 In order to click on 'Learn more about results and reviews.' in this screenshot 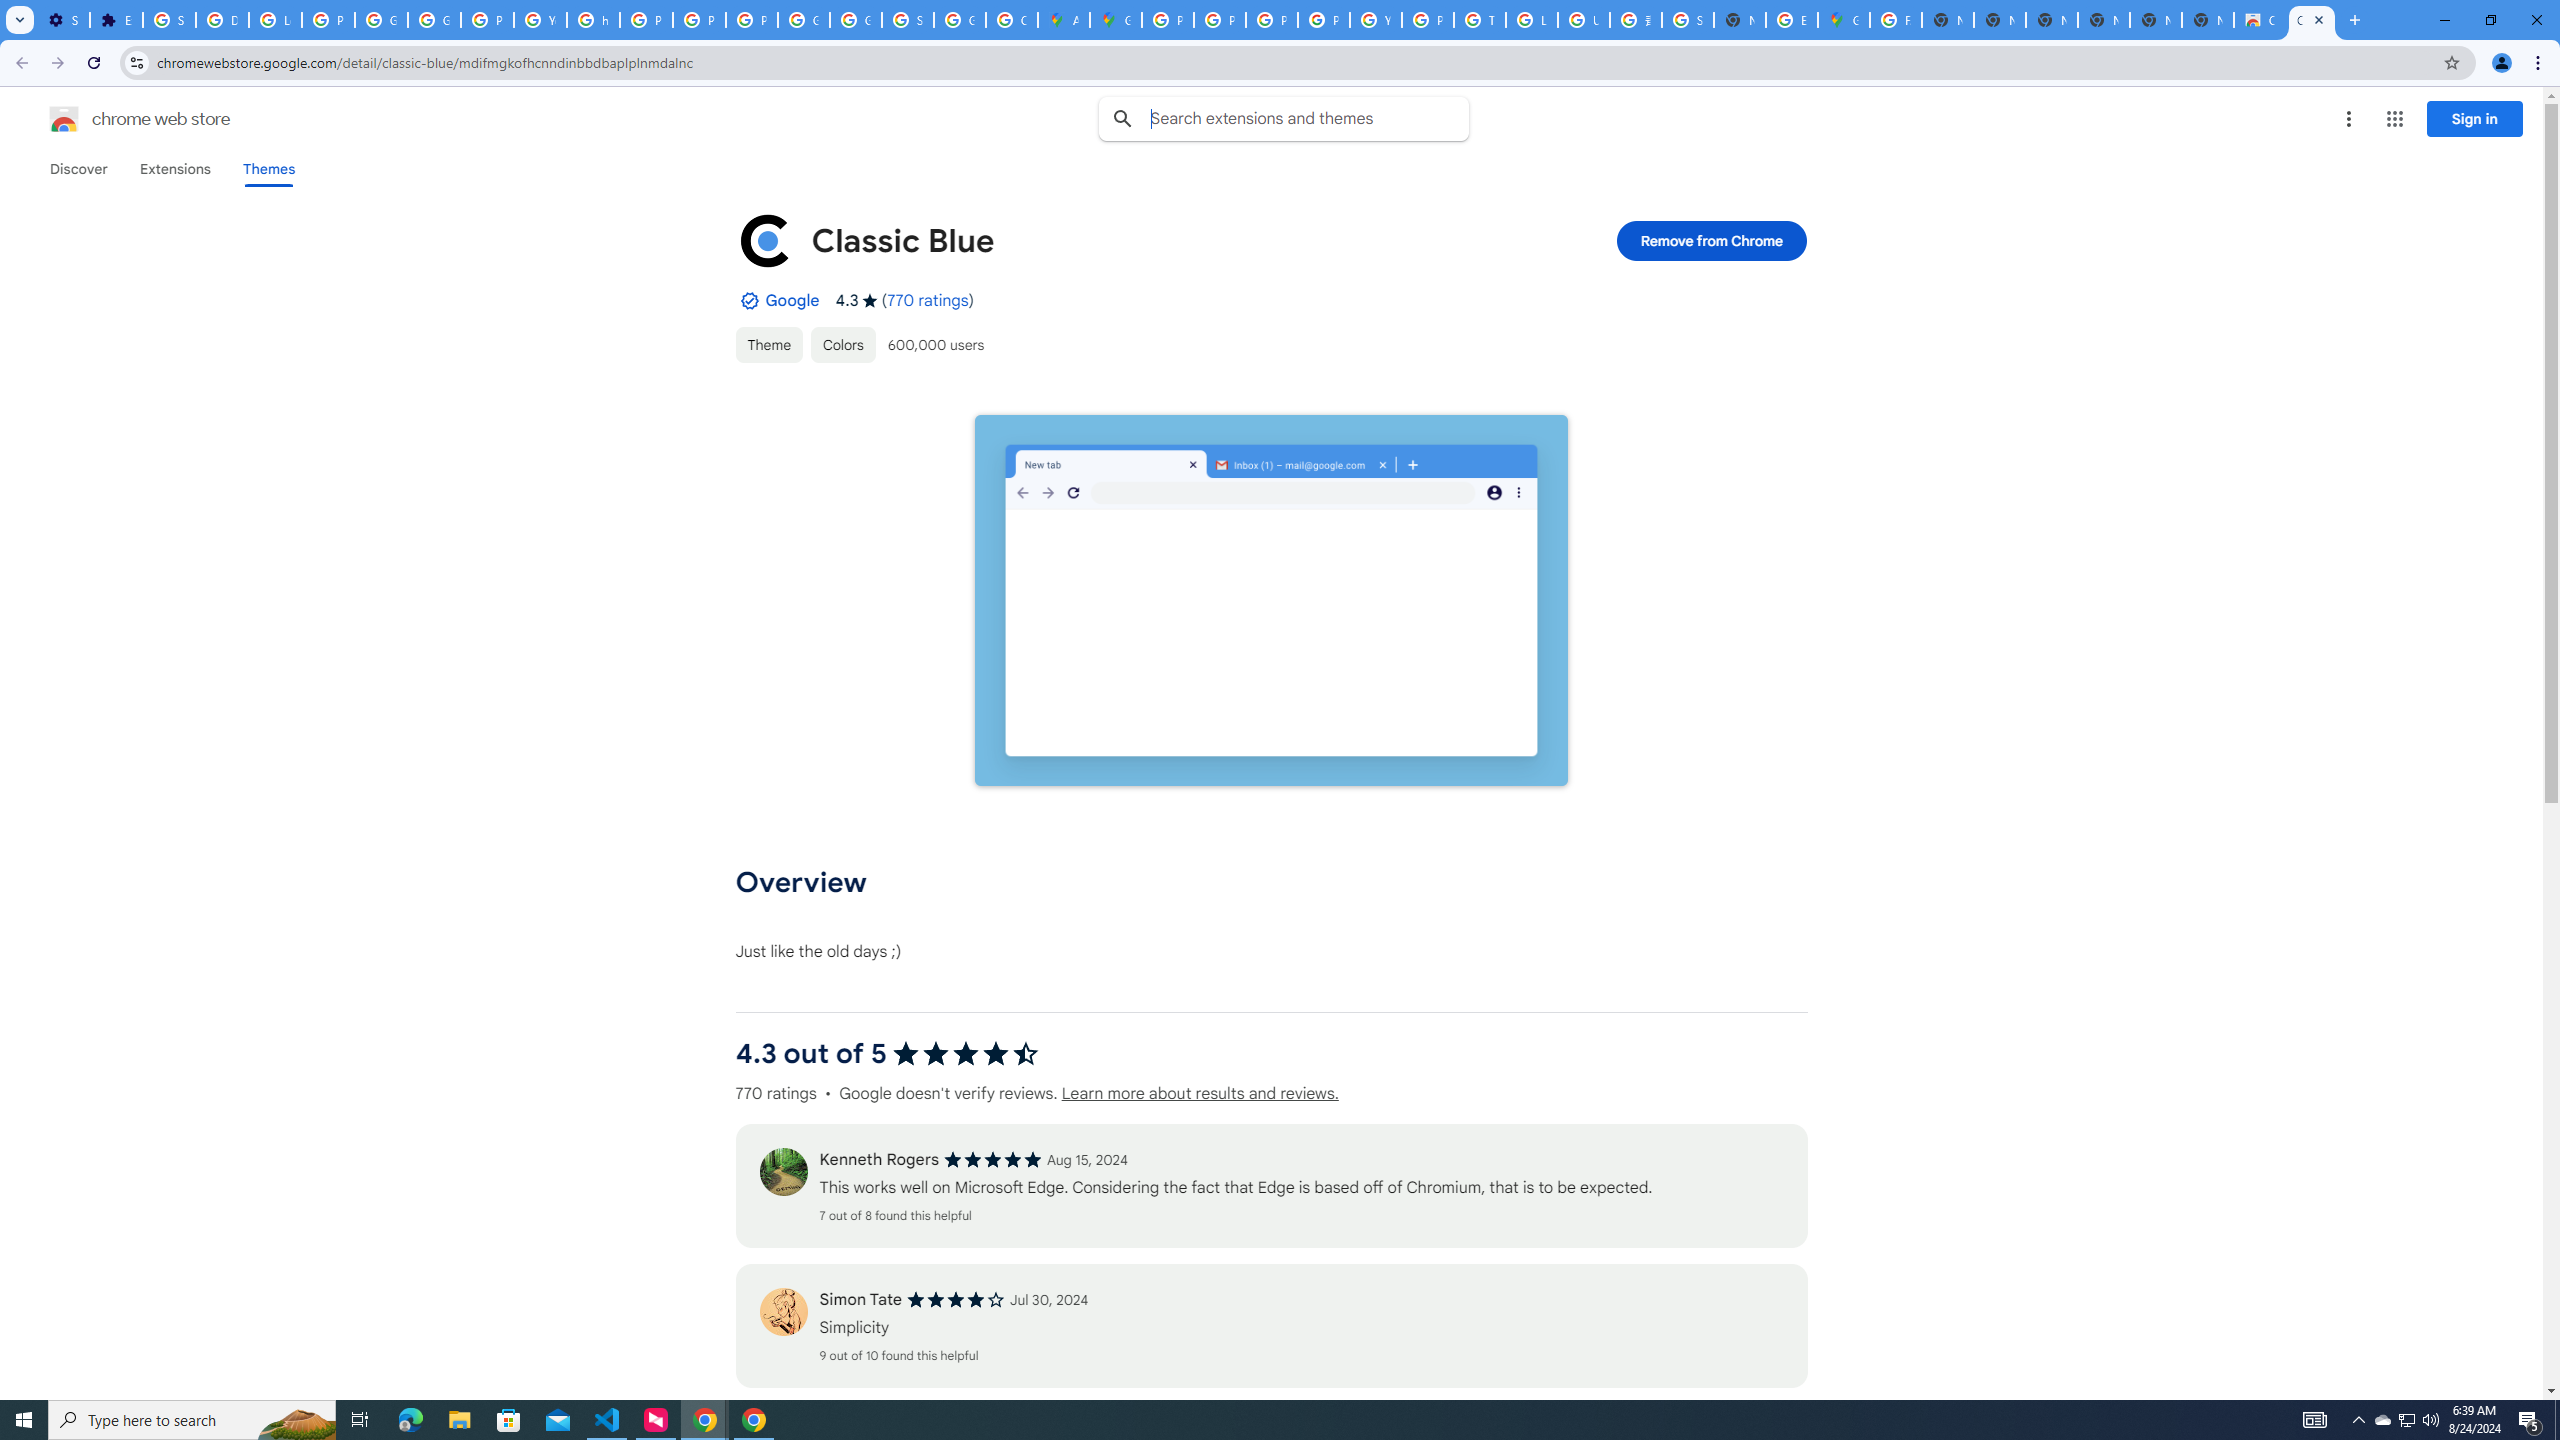, I will do `click(1198, 1094)`.